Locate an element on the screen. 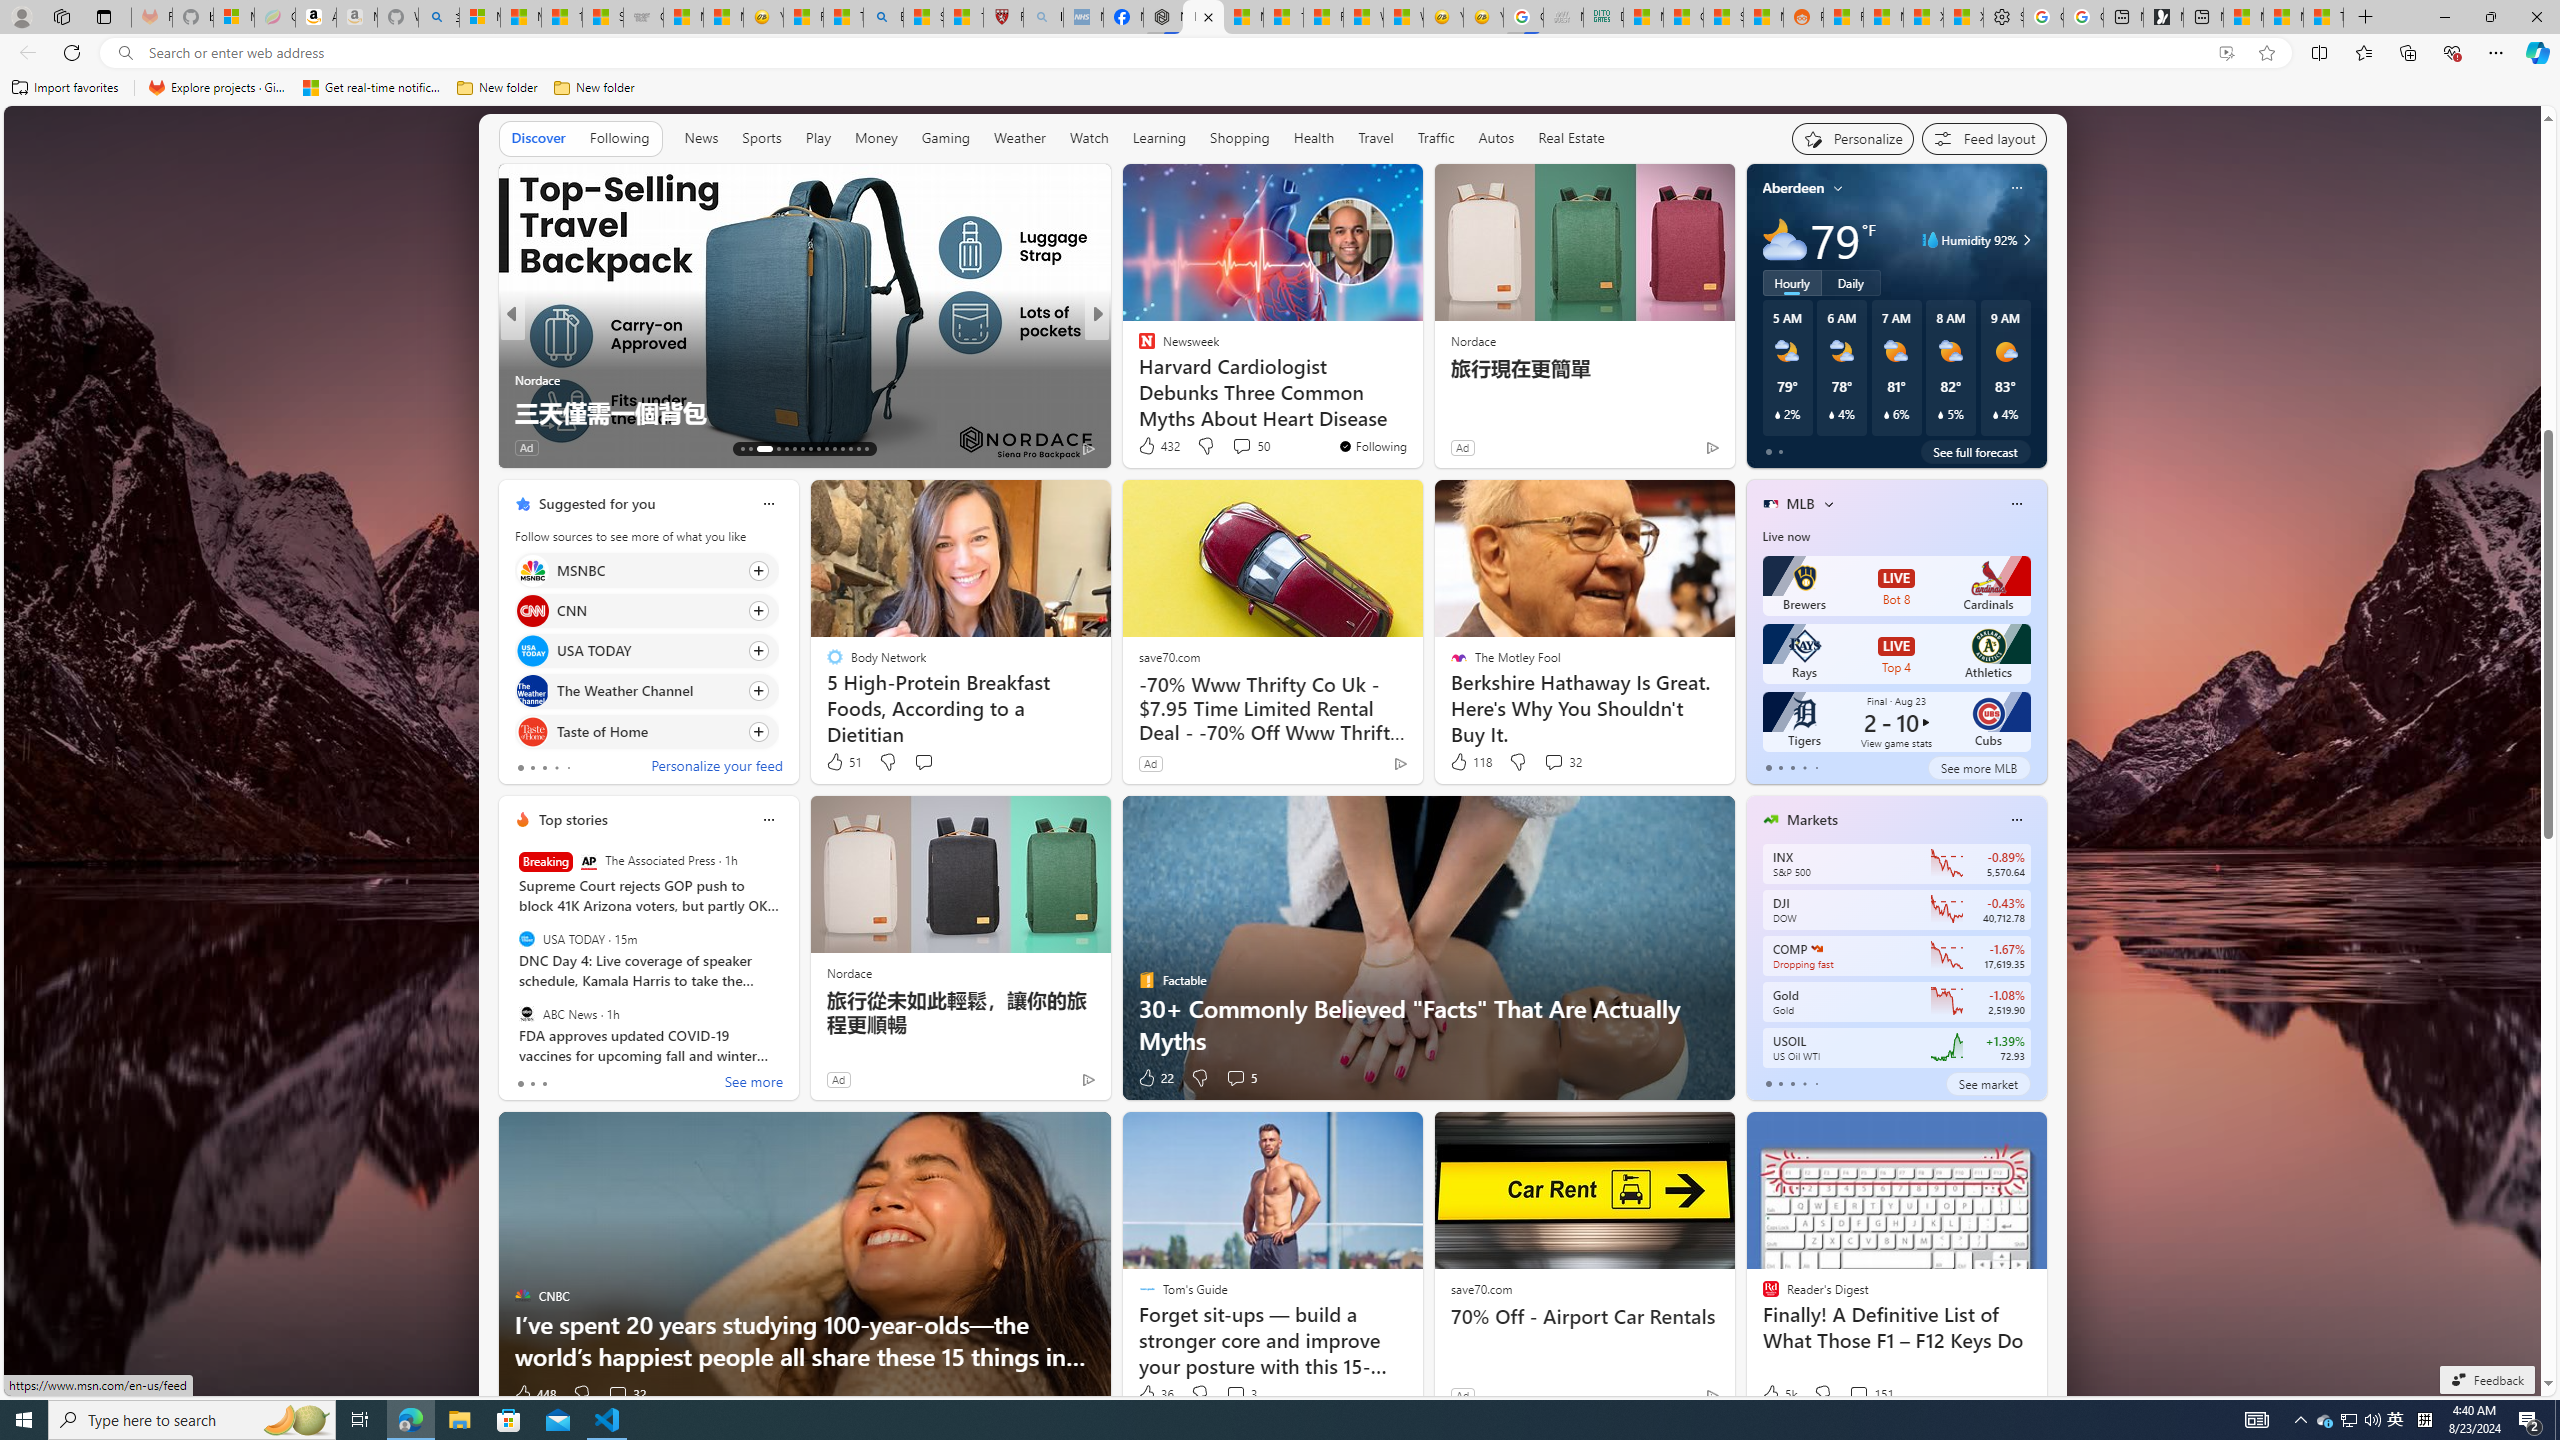  'Import favorites' is located at coordinates (65, 87).